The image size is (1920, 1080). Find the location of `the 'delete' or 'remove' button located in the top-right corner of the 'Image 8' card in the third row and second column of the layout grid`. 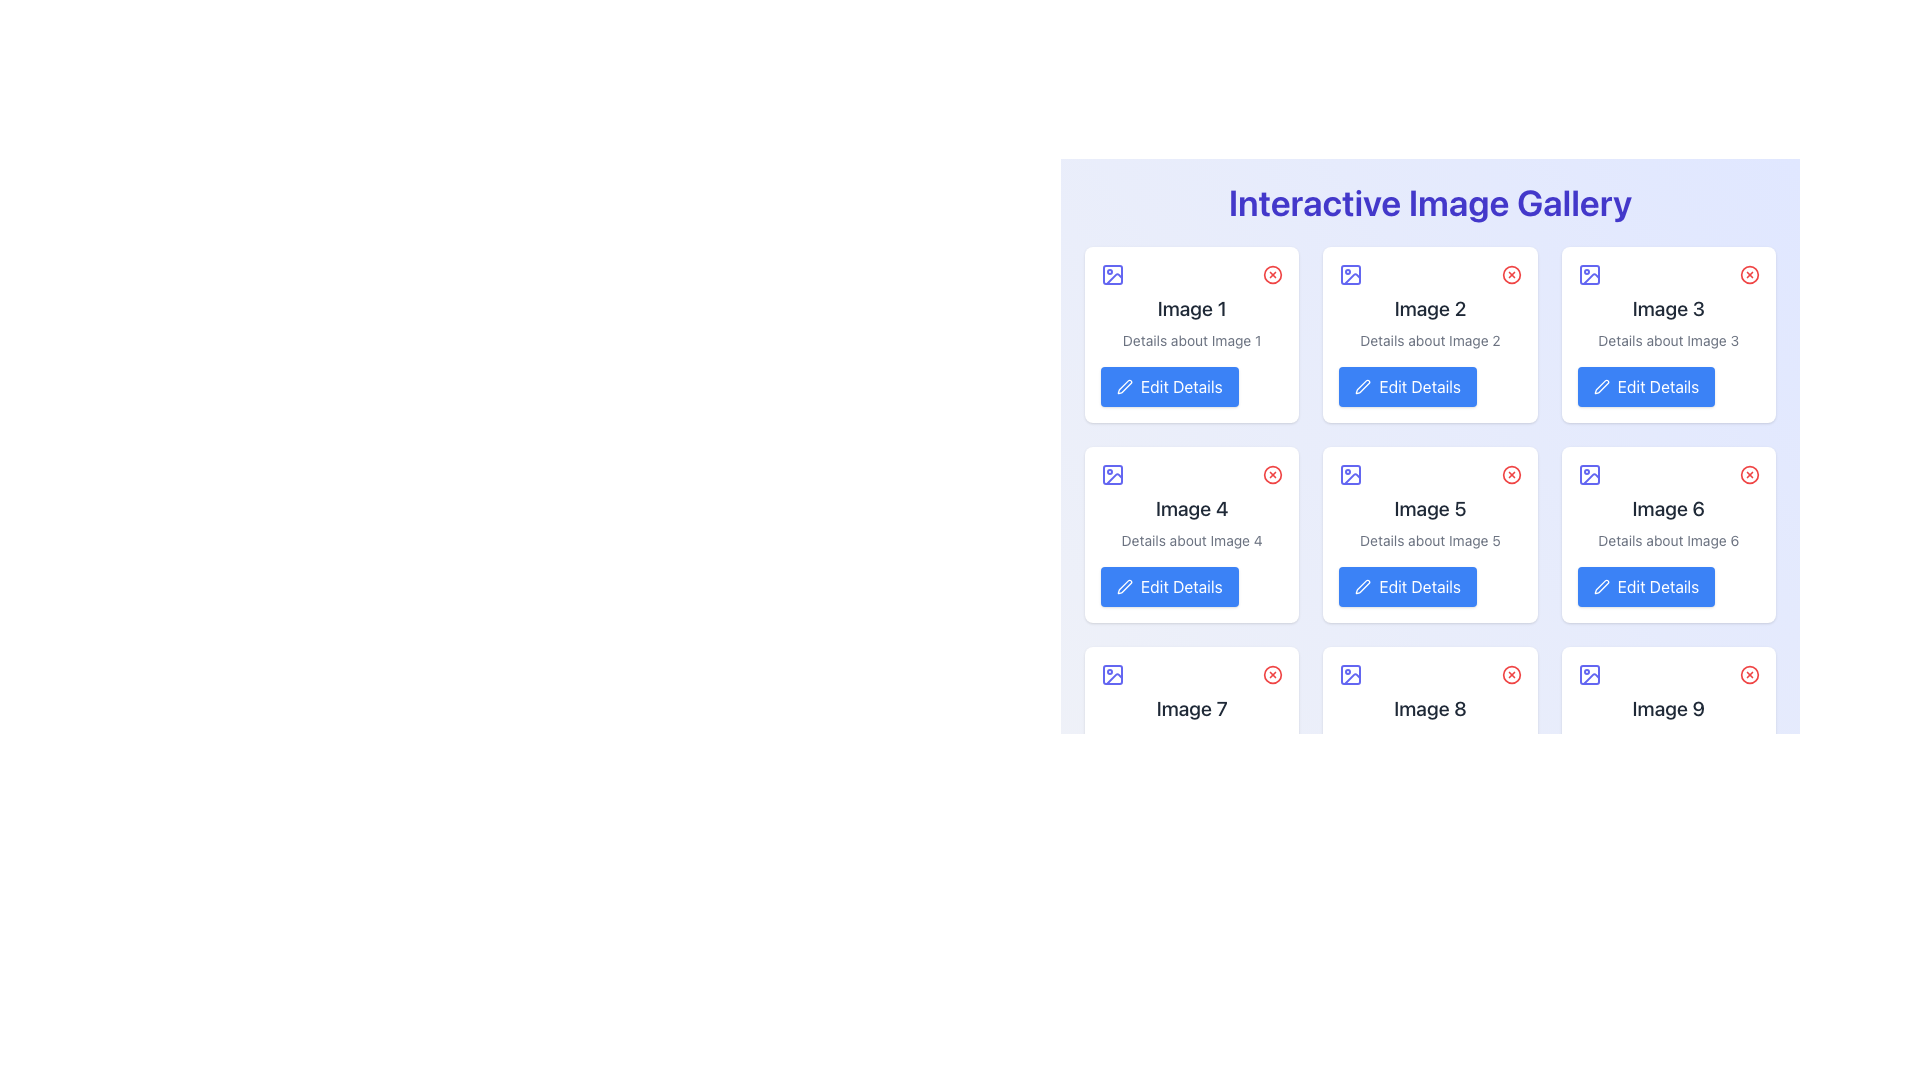

the 'delete' or 'remove' button located in the top-right corner of the 'Image 8' card in the third row and second column of the layout grid is located at coordinates (1511, 675).